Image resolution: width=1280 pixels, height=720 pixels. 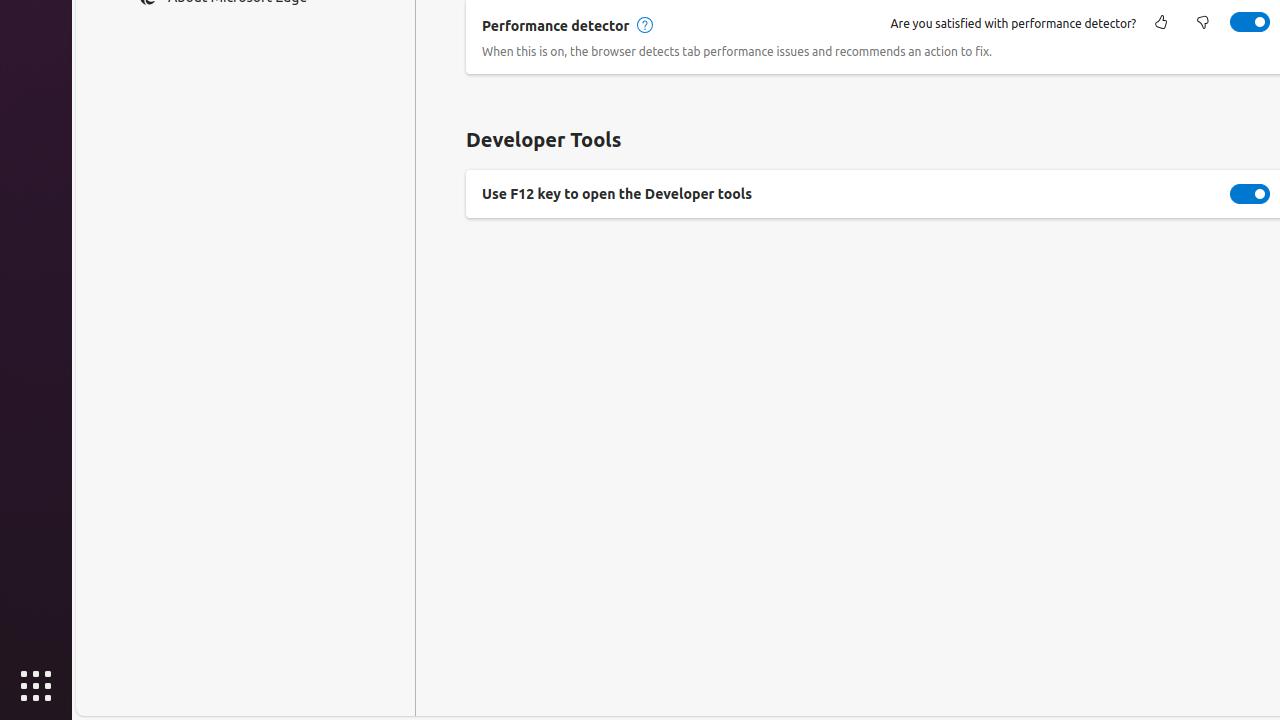 What do you see at coordinates (1160, 23) in the screenshot?
I see `'Like'` at bounding box center [1160, 23].